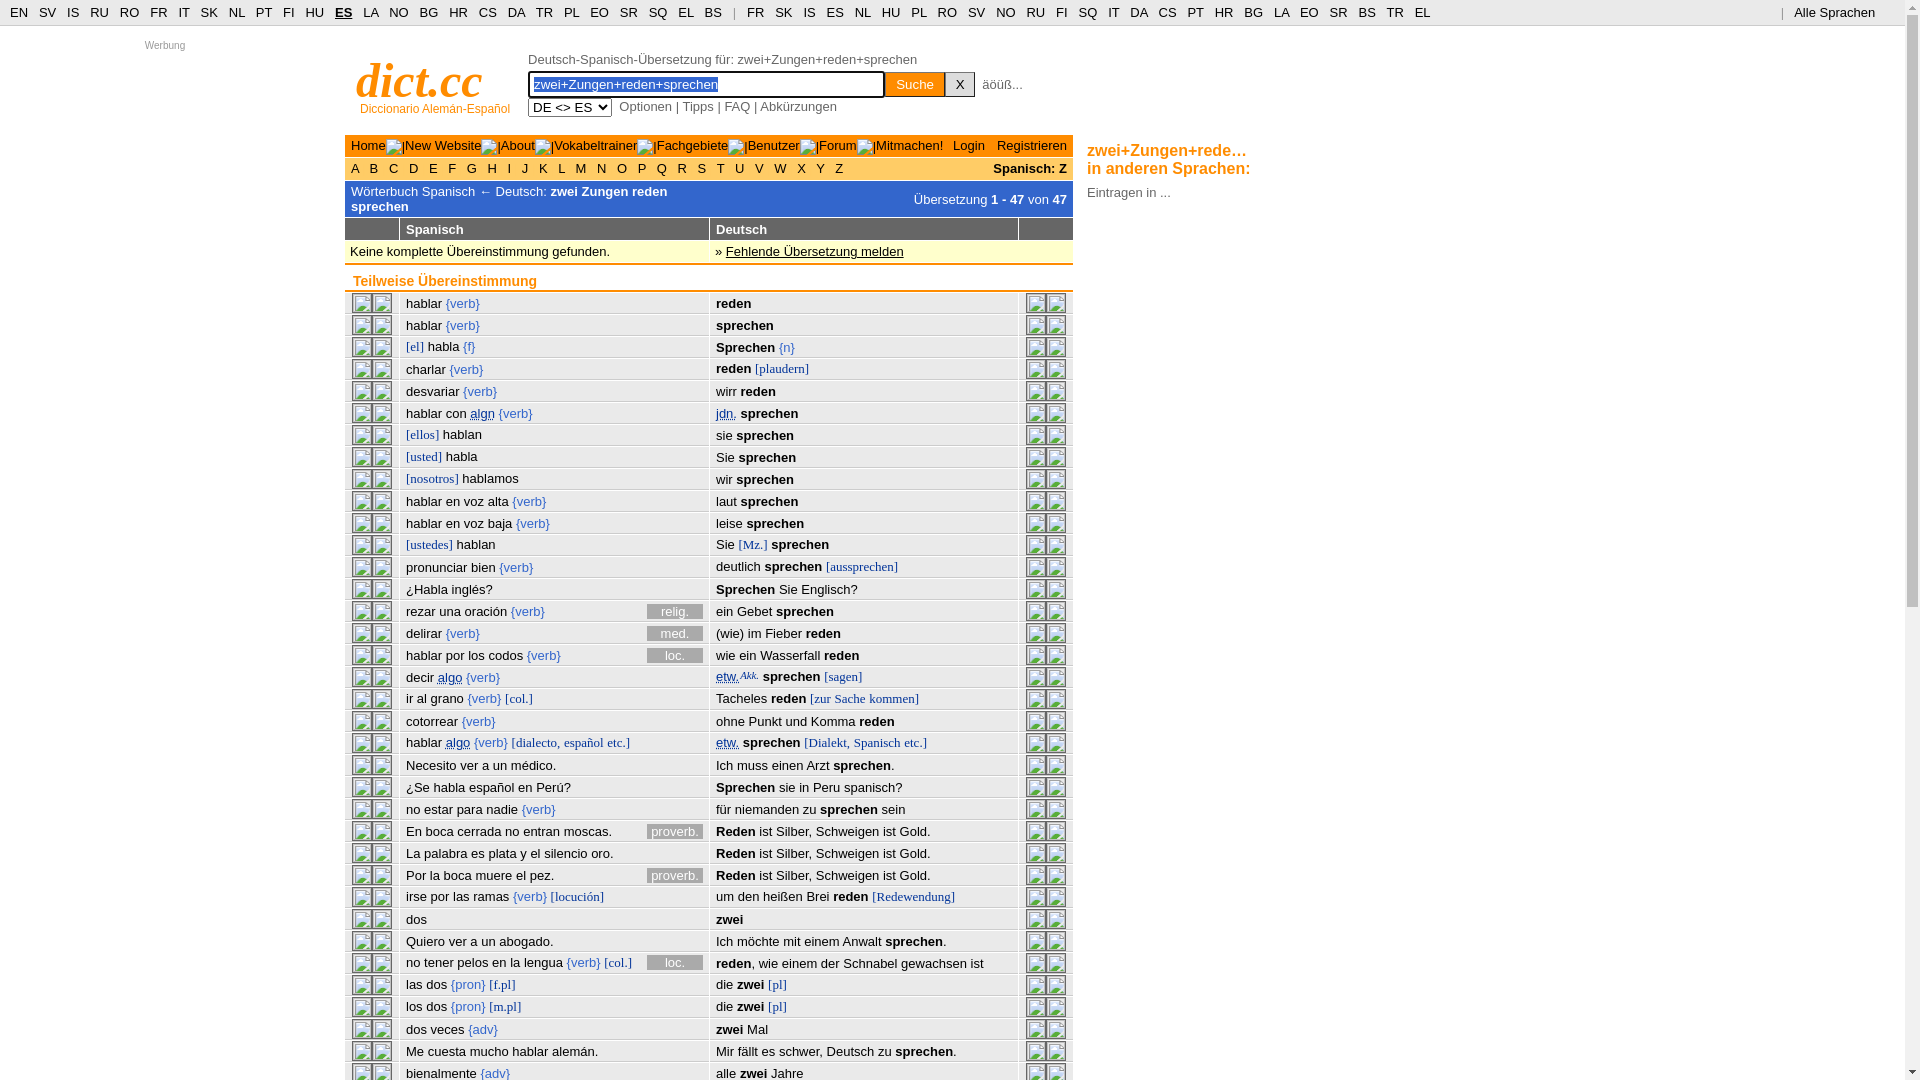  I want to click on '[pl]', so click(776, 983).